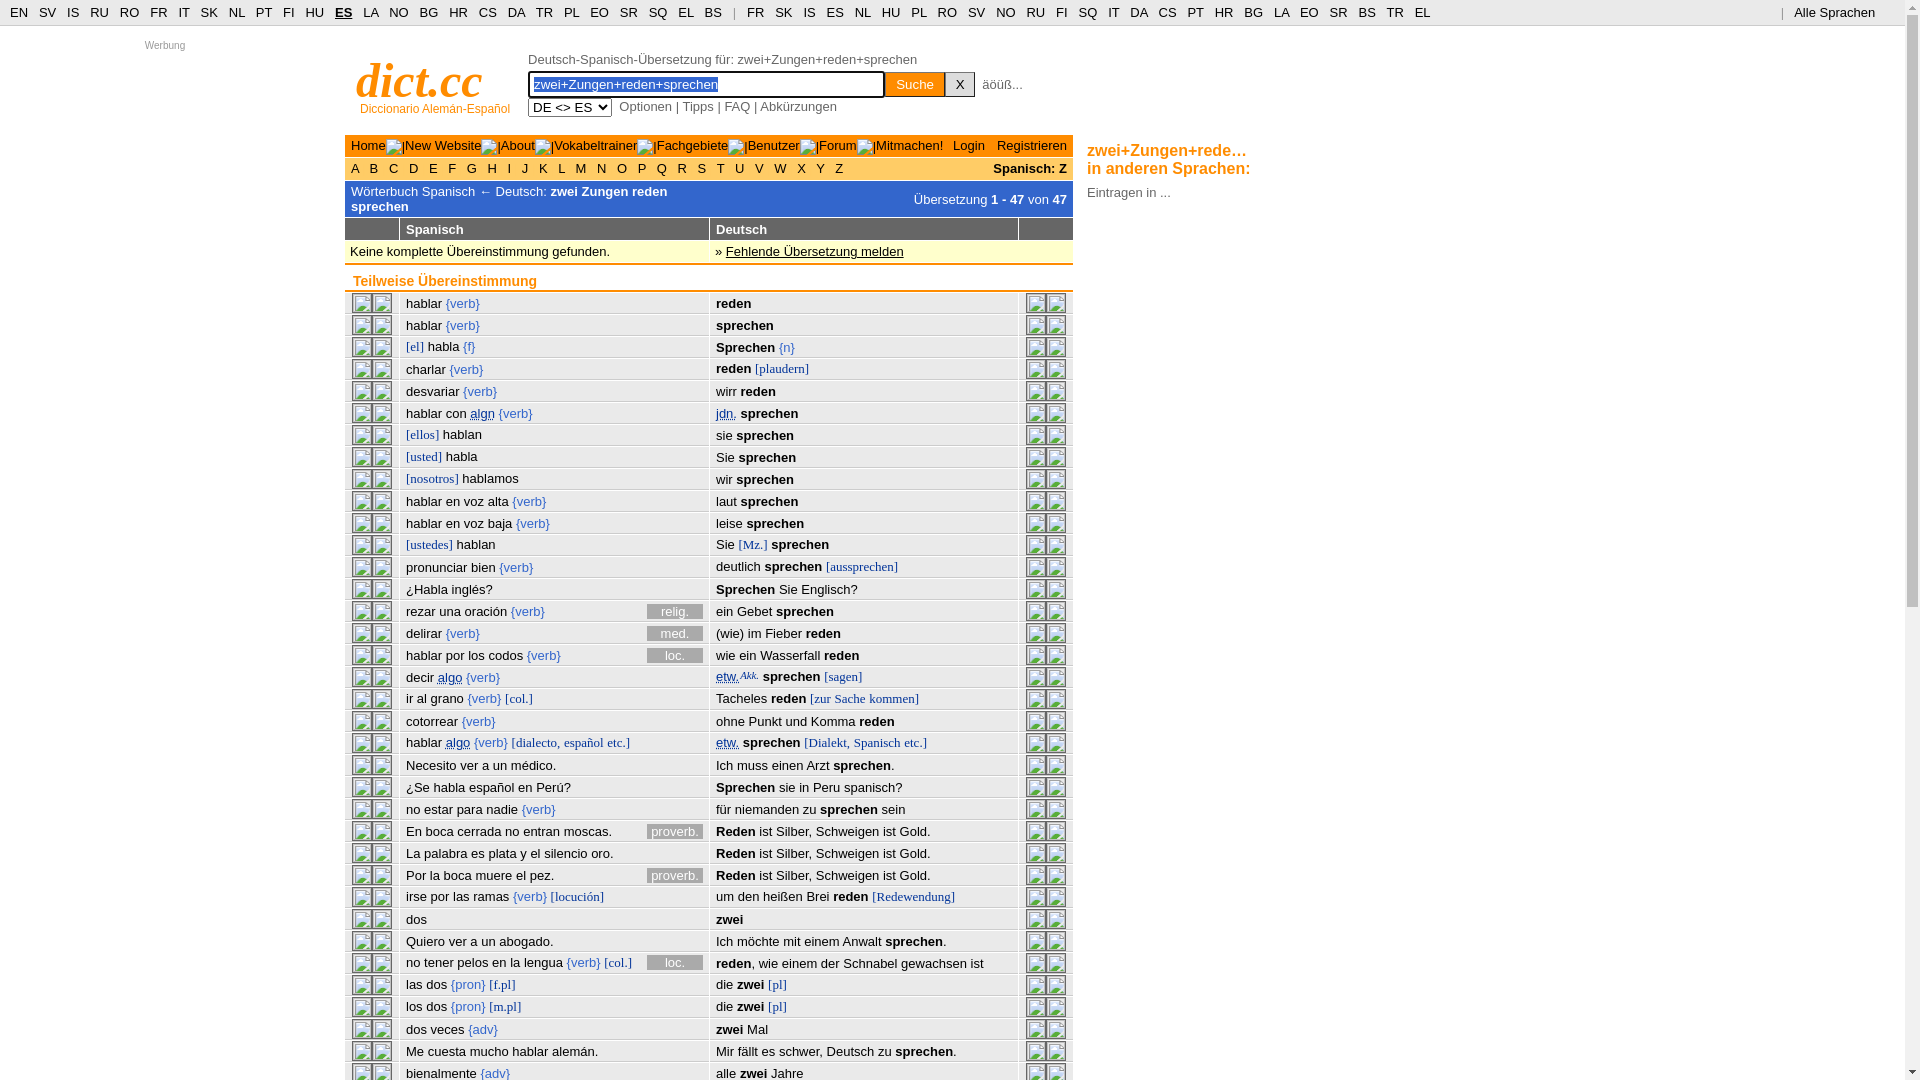  I want to click on '[pl]', so click(776, 983).